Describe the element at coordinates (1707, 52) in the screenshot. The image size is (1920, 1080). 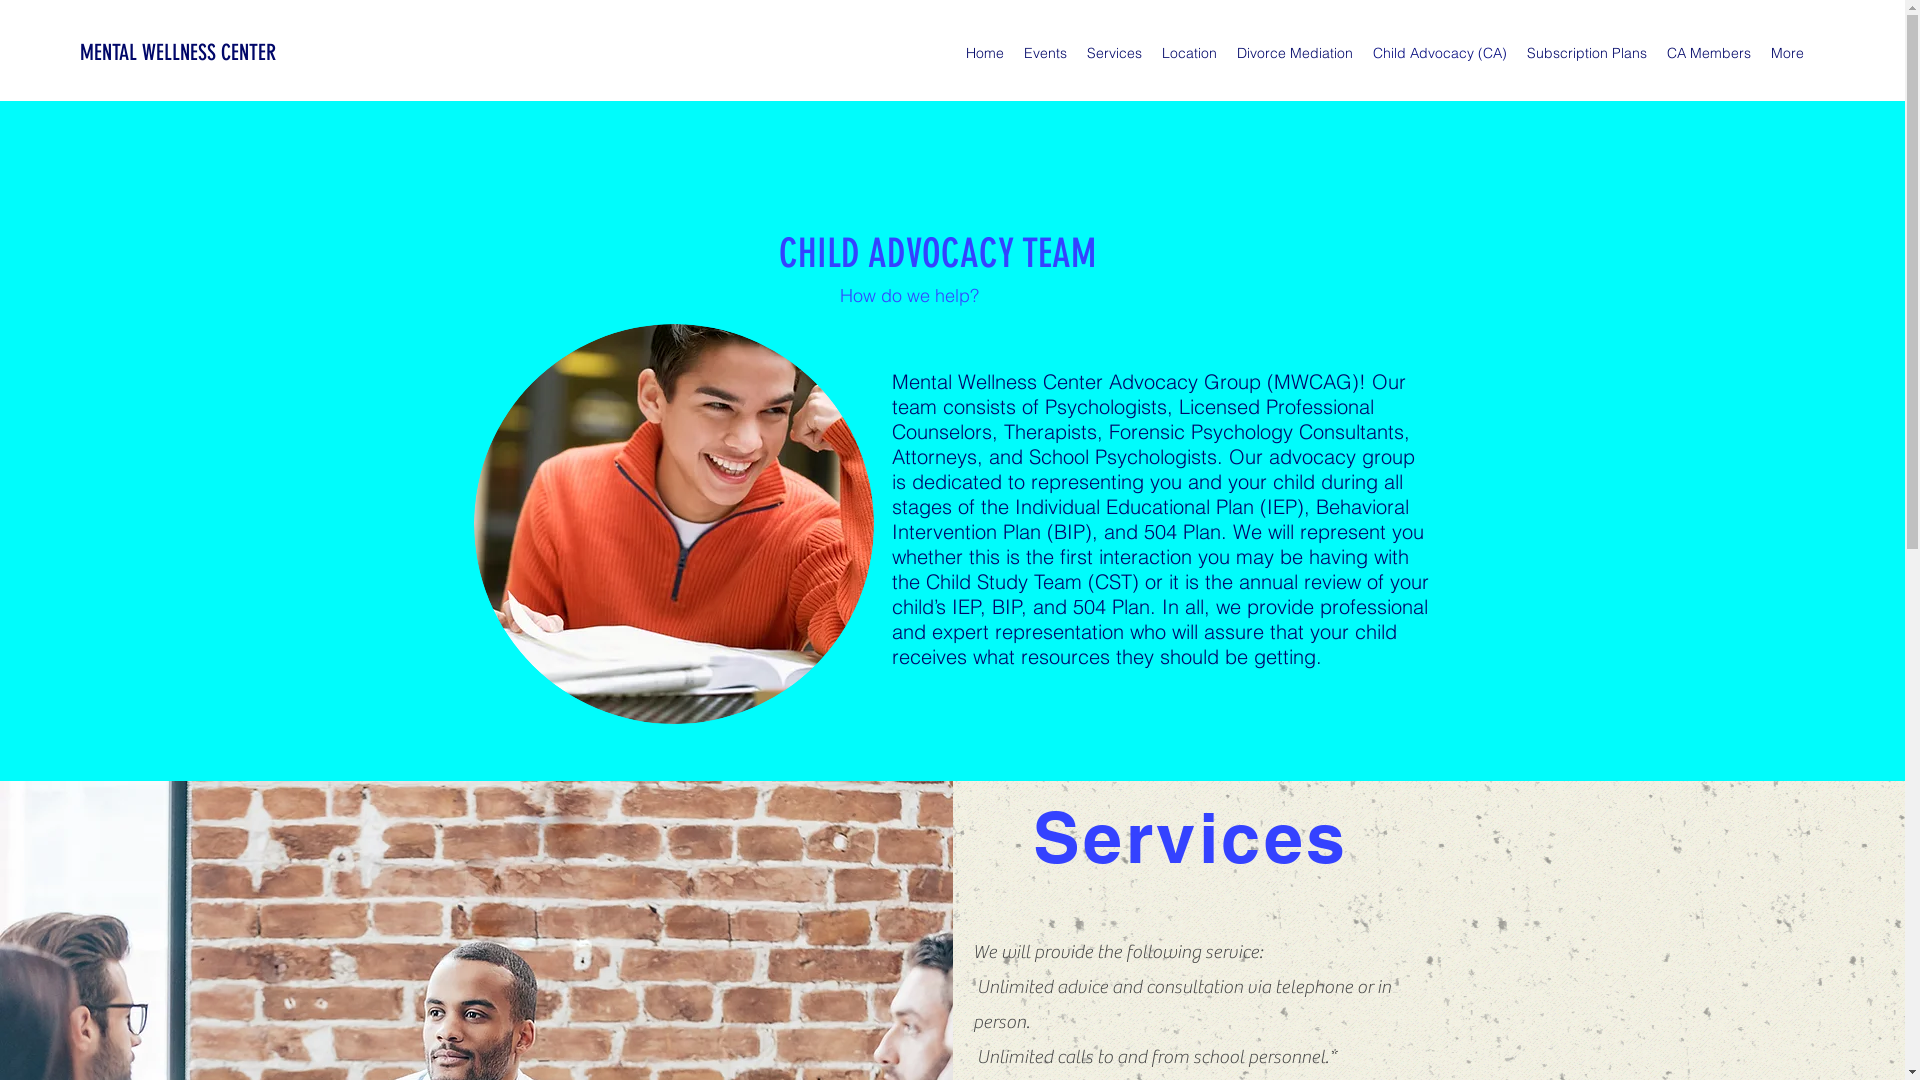
I see `'CA Members'` at that location.